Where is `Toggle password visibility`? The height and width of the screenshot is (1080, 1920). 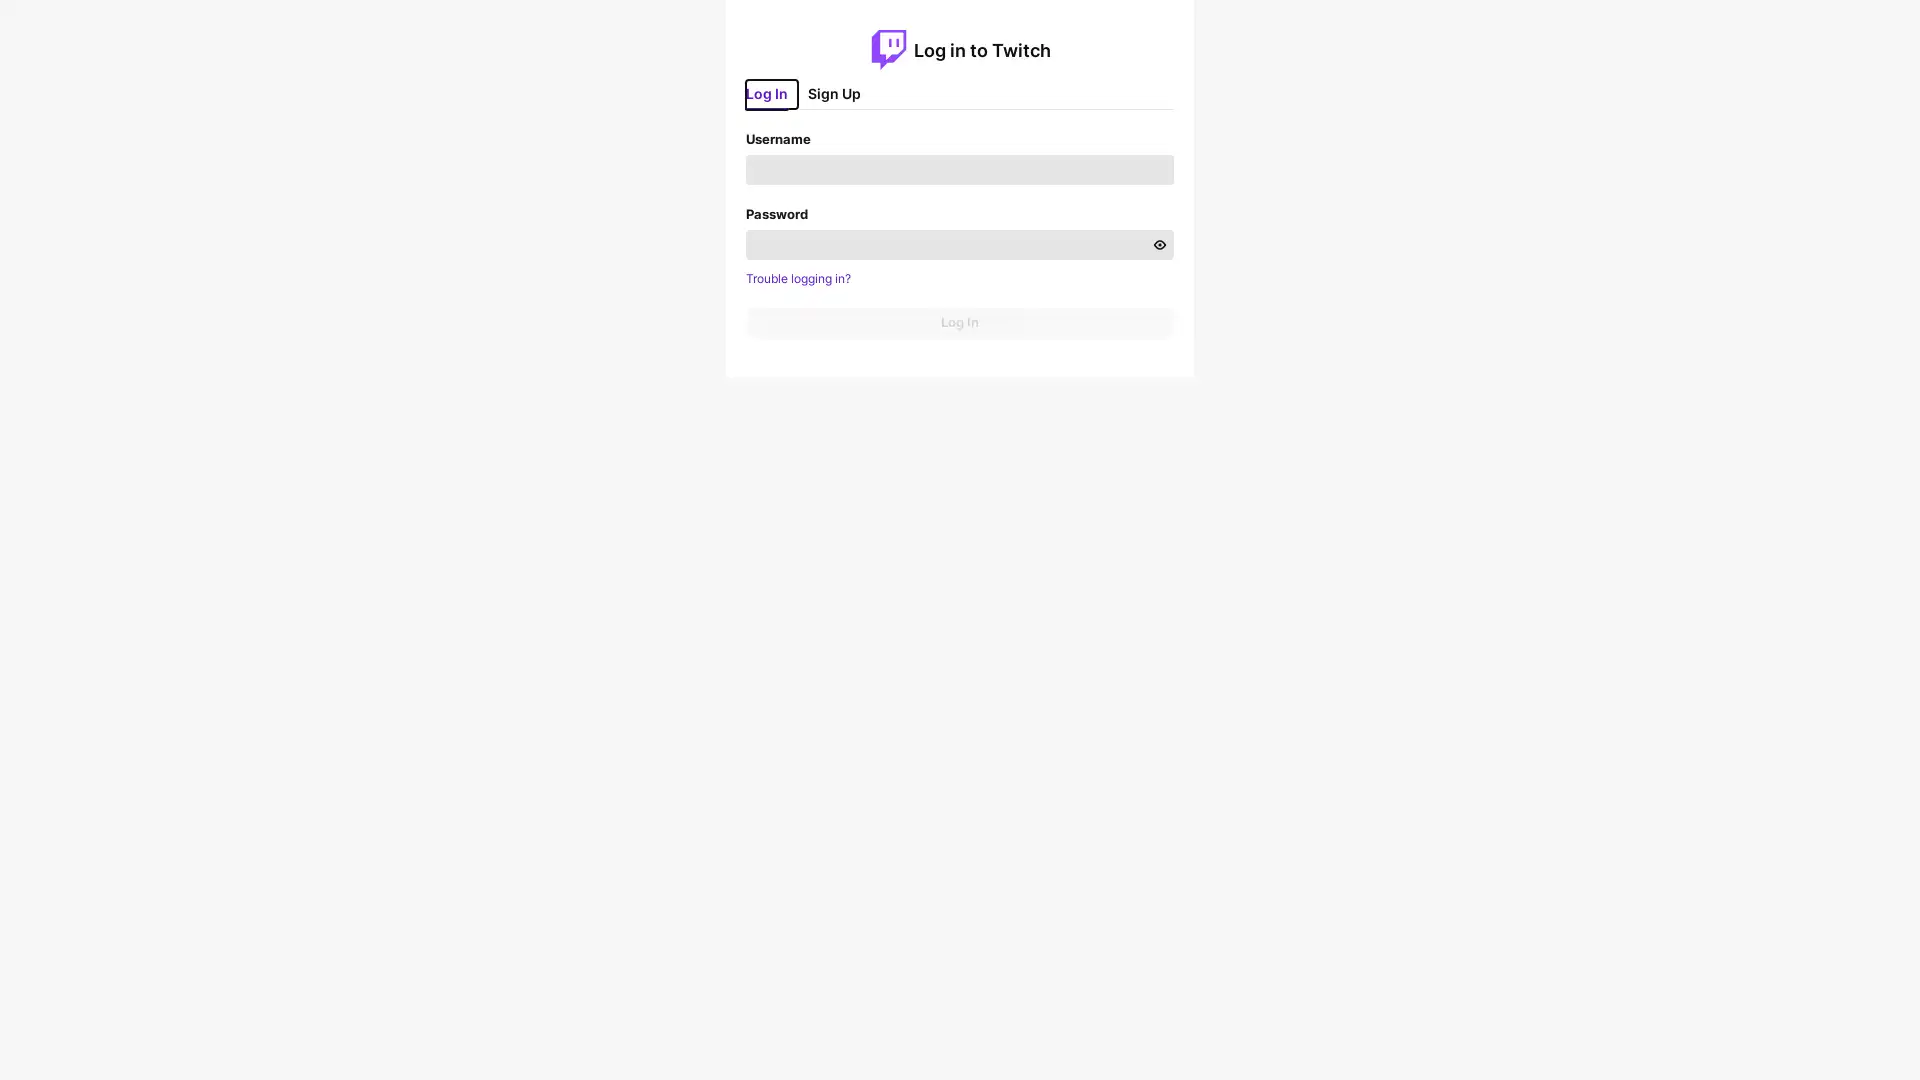 Toggle password visibility is located at coordinates (1158, 242).